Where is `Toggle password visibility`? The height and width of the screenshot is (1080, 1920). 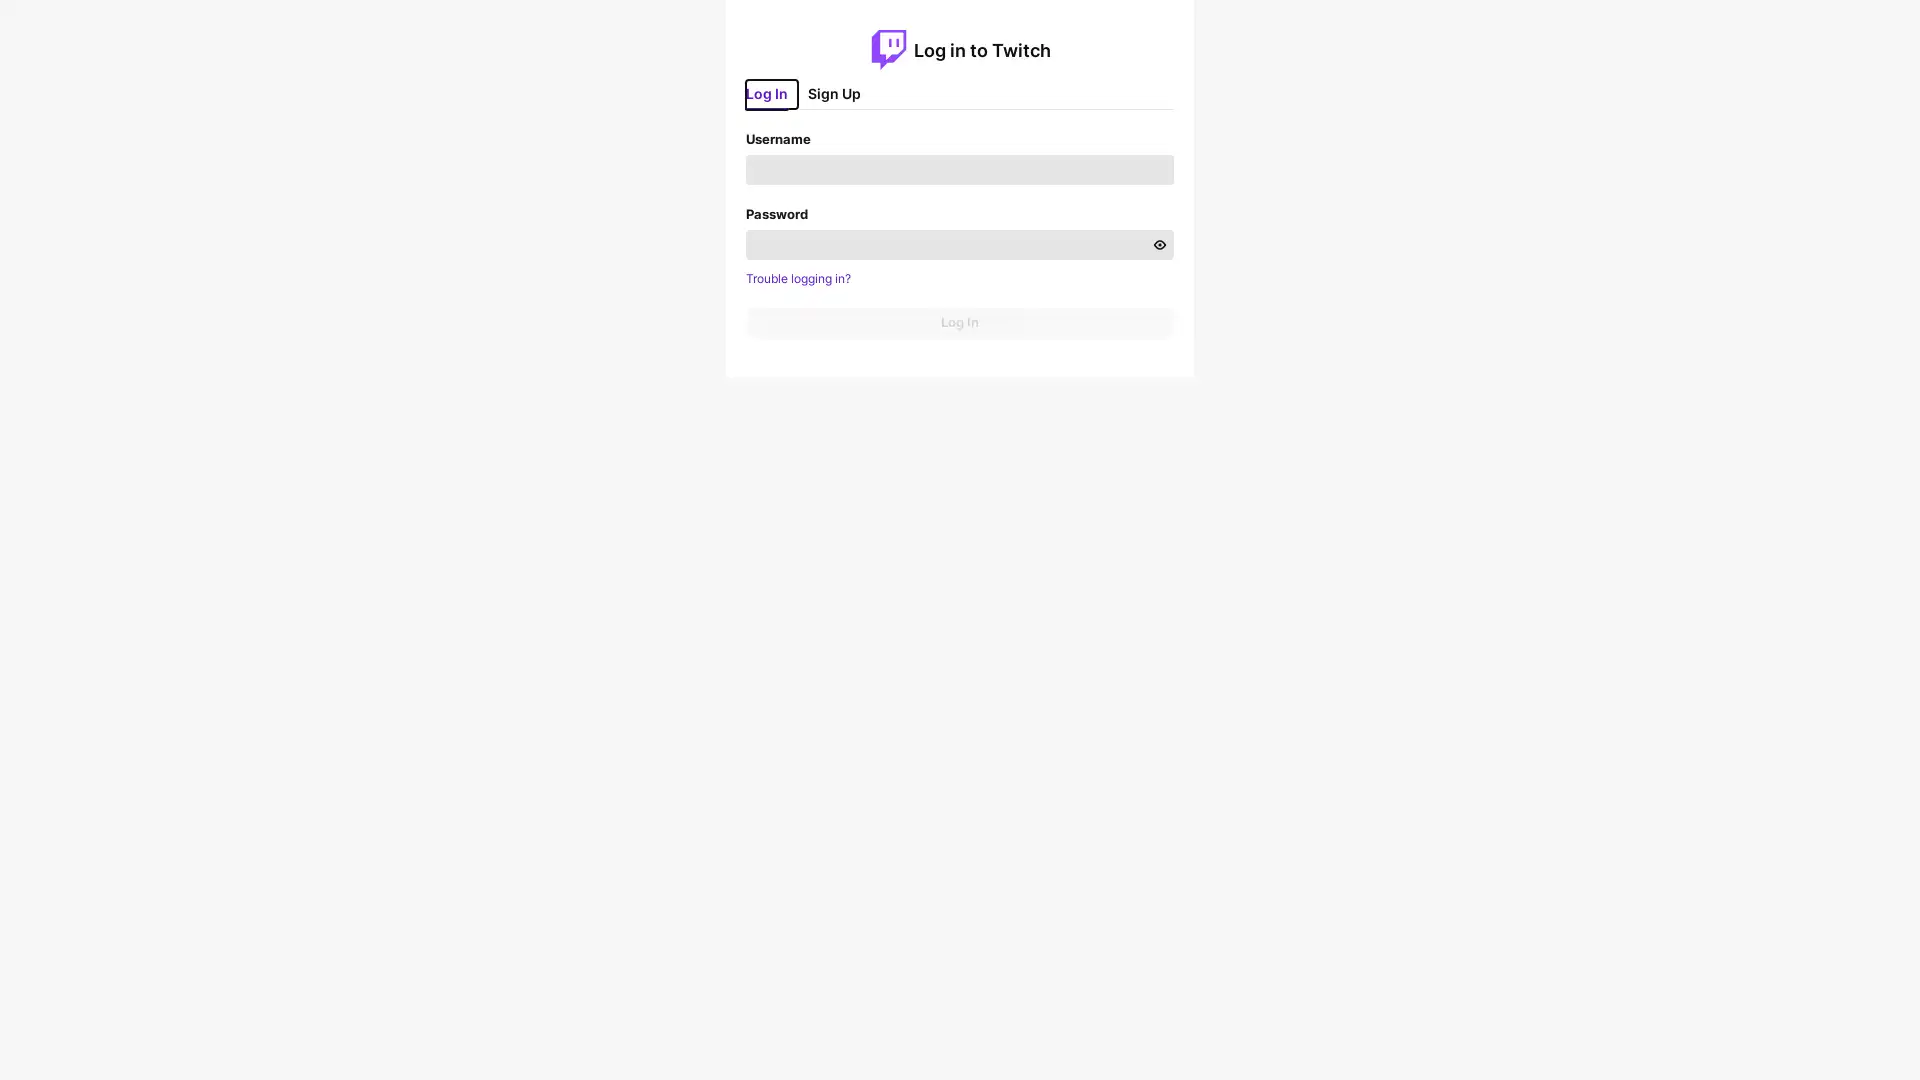 Toggle password visibility is located at coordinates (1158, 242).